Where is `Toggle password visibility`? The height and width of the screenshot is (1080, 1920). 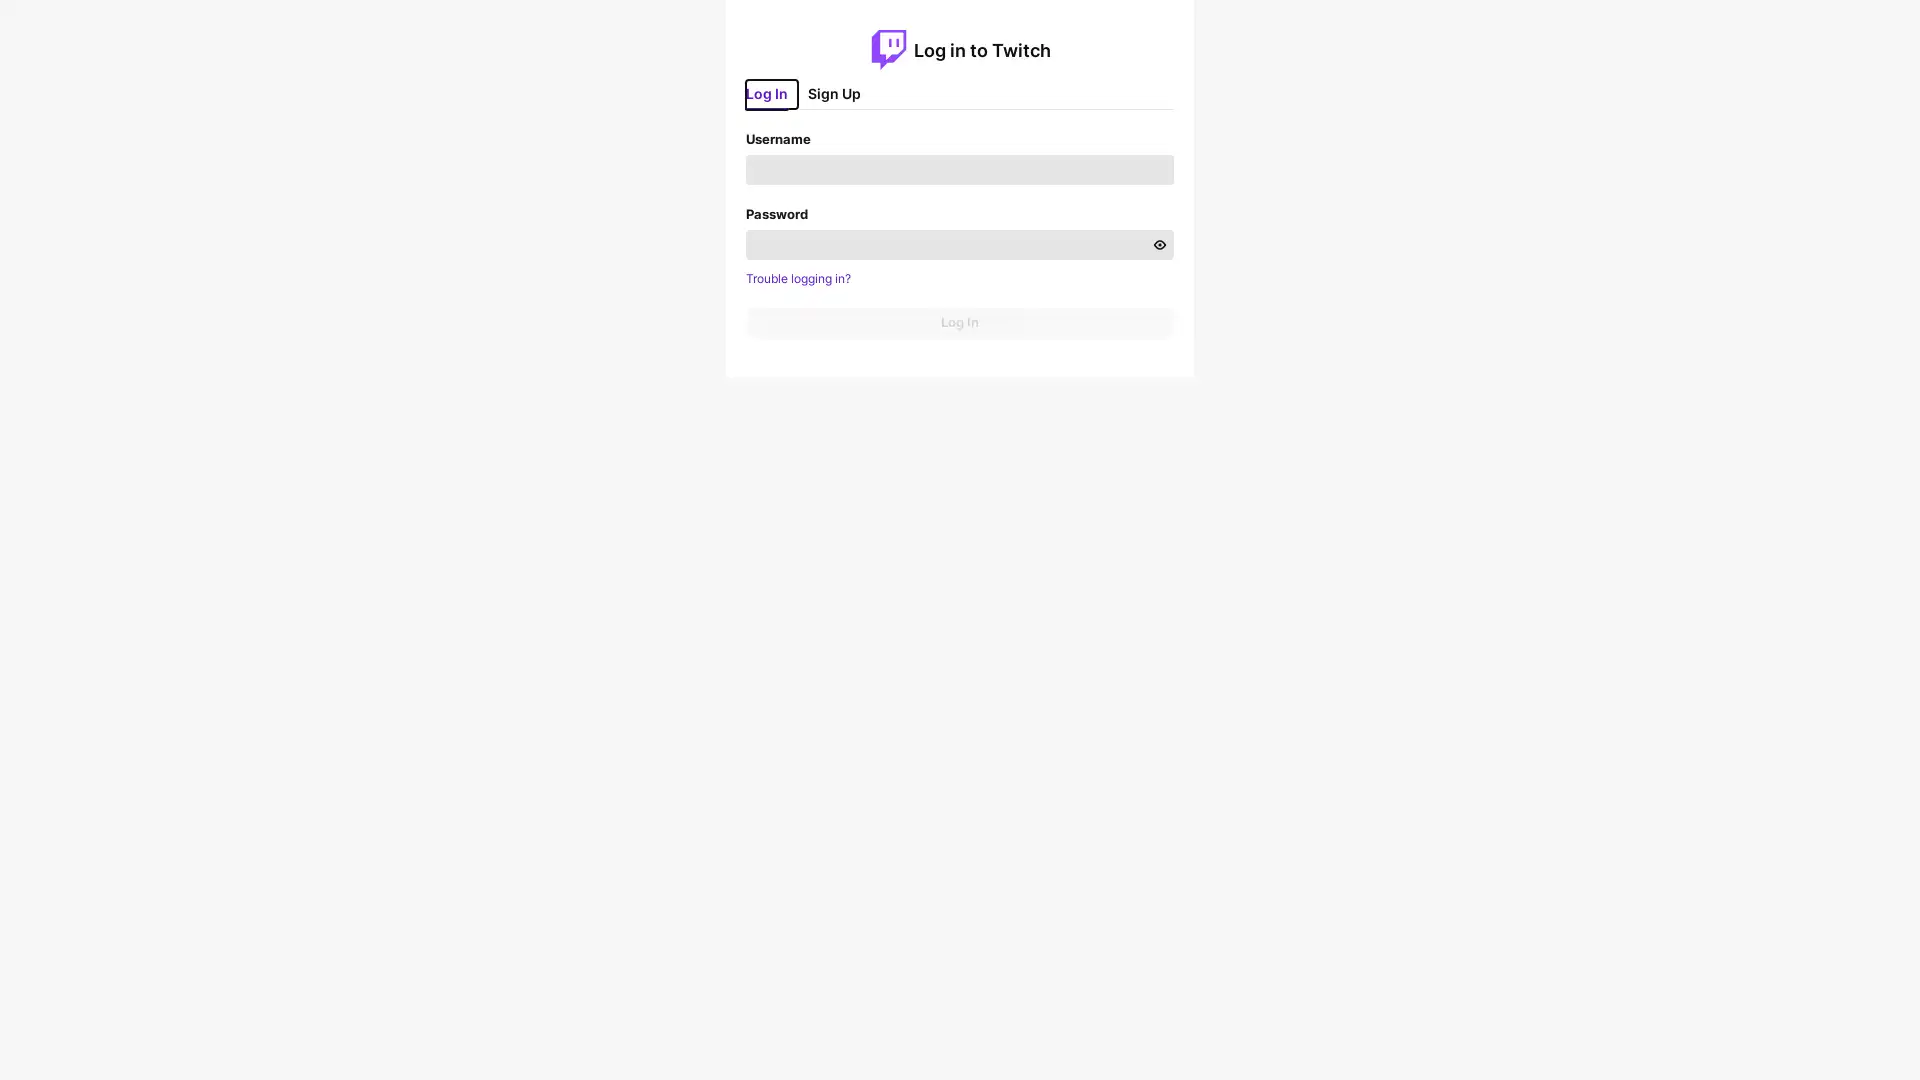 Toggle password visibility is located at coordinates (1158, 242).